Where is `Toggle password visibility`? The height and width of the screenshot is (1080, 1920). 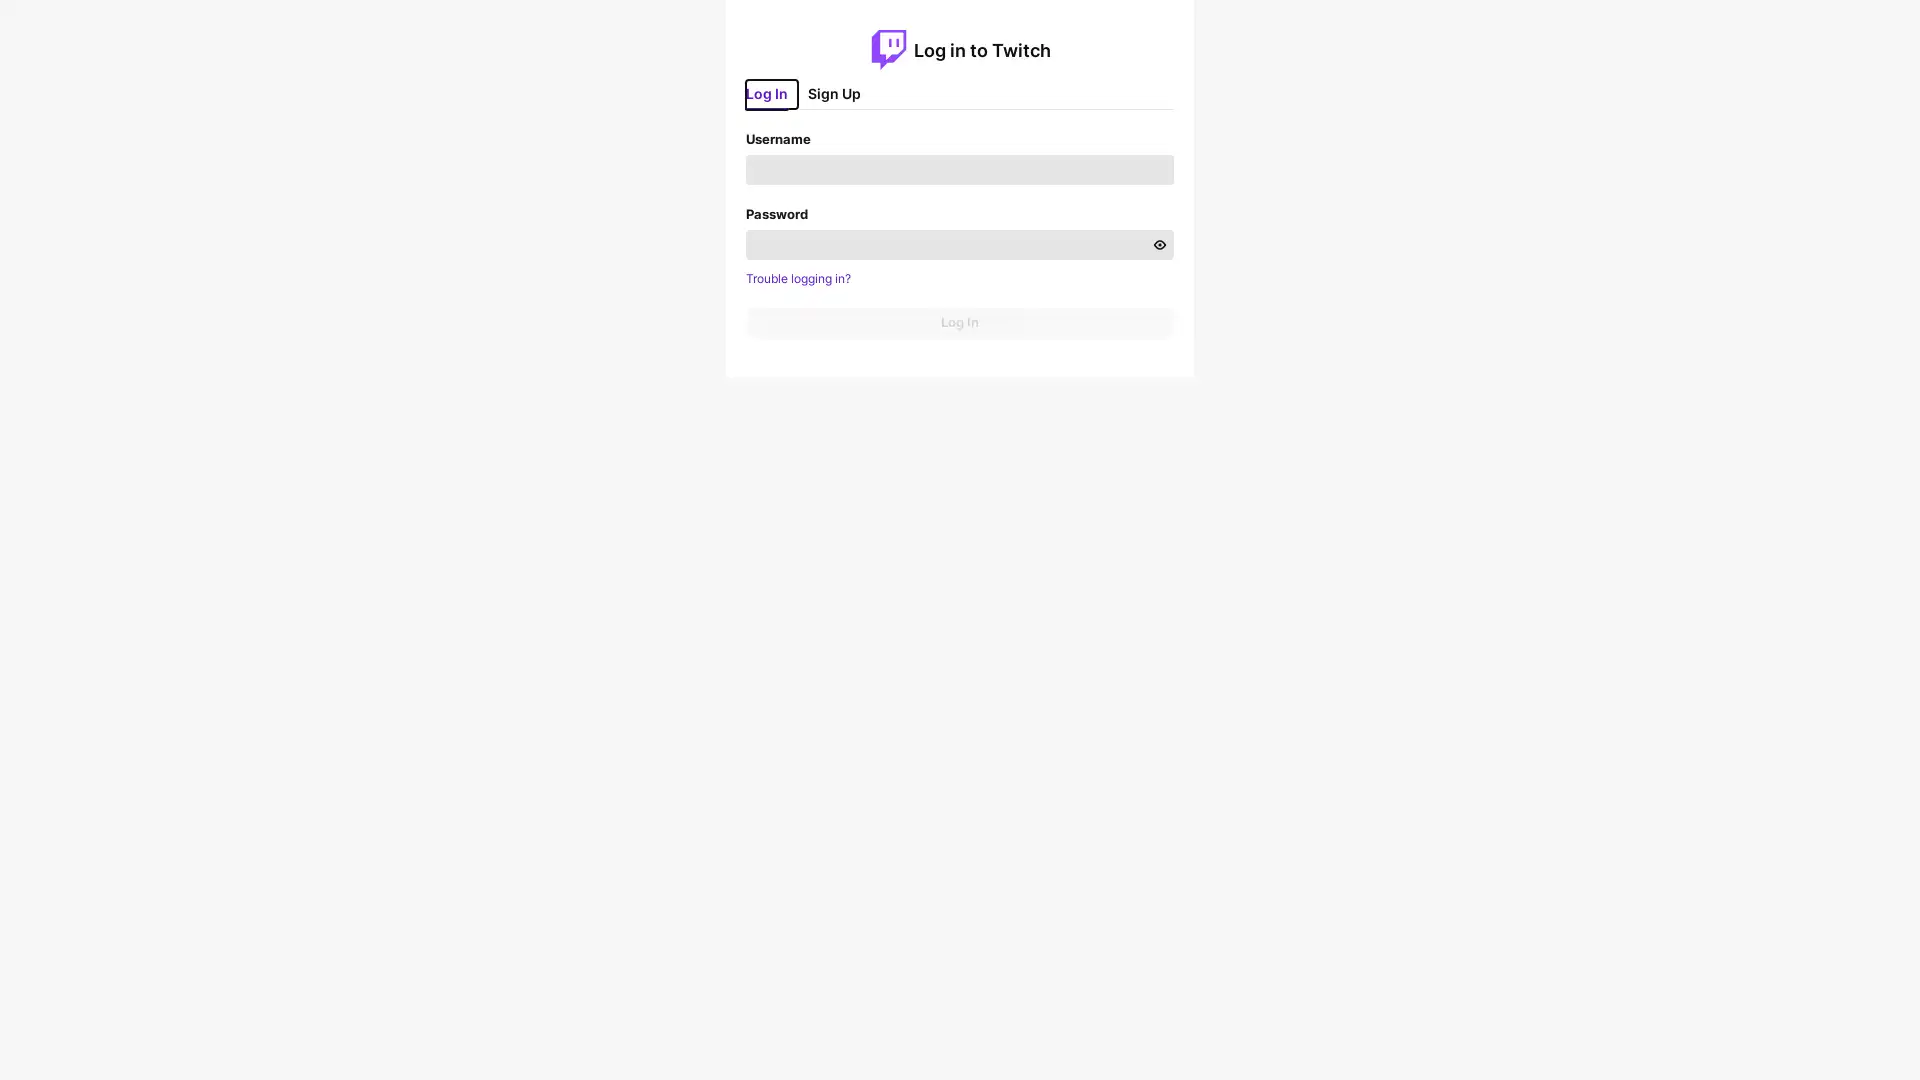 Toggle password visibility is located at coordinates (1158, 242).